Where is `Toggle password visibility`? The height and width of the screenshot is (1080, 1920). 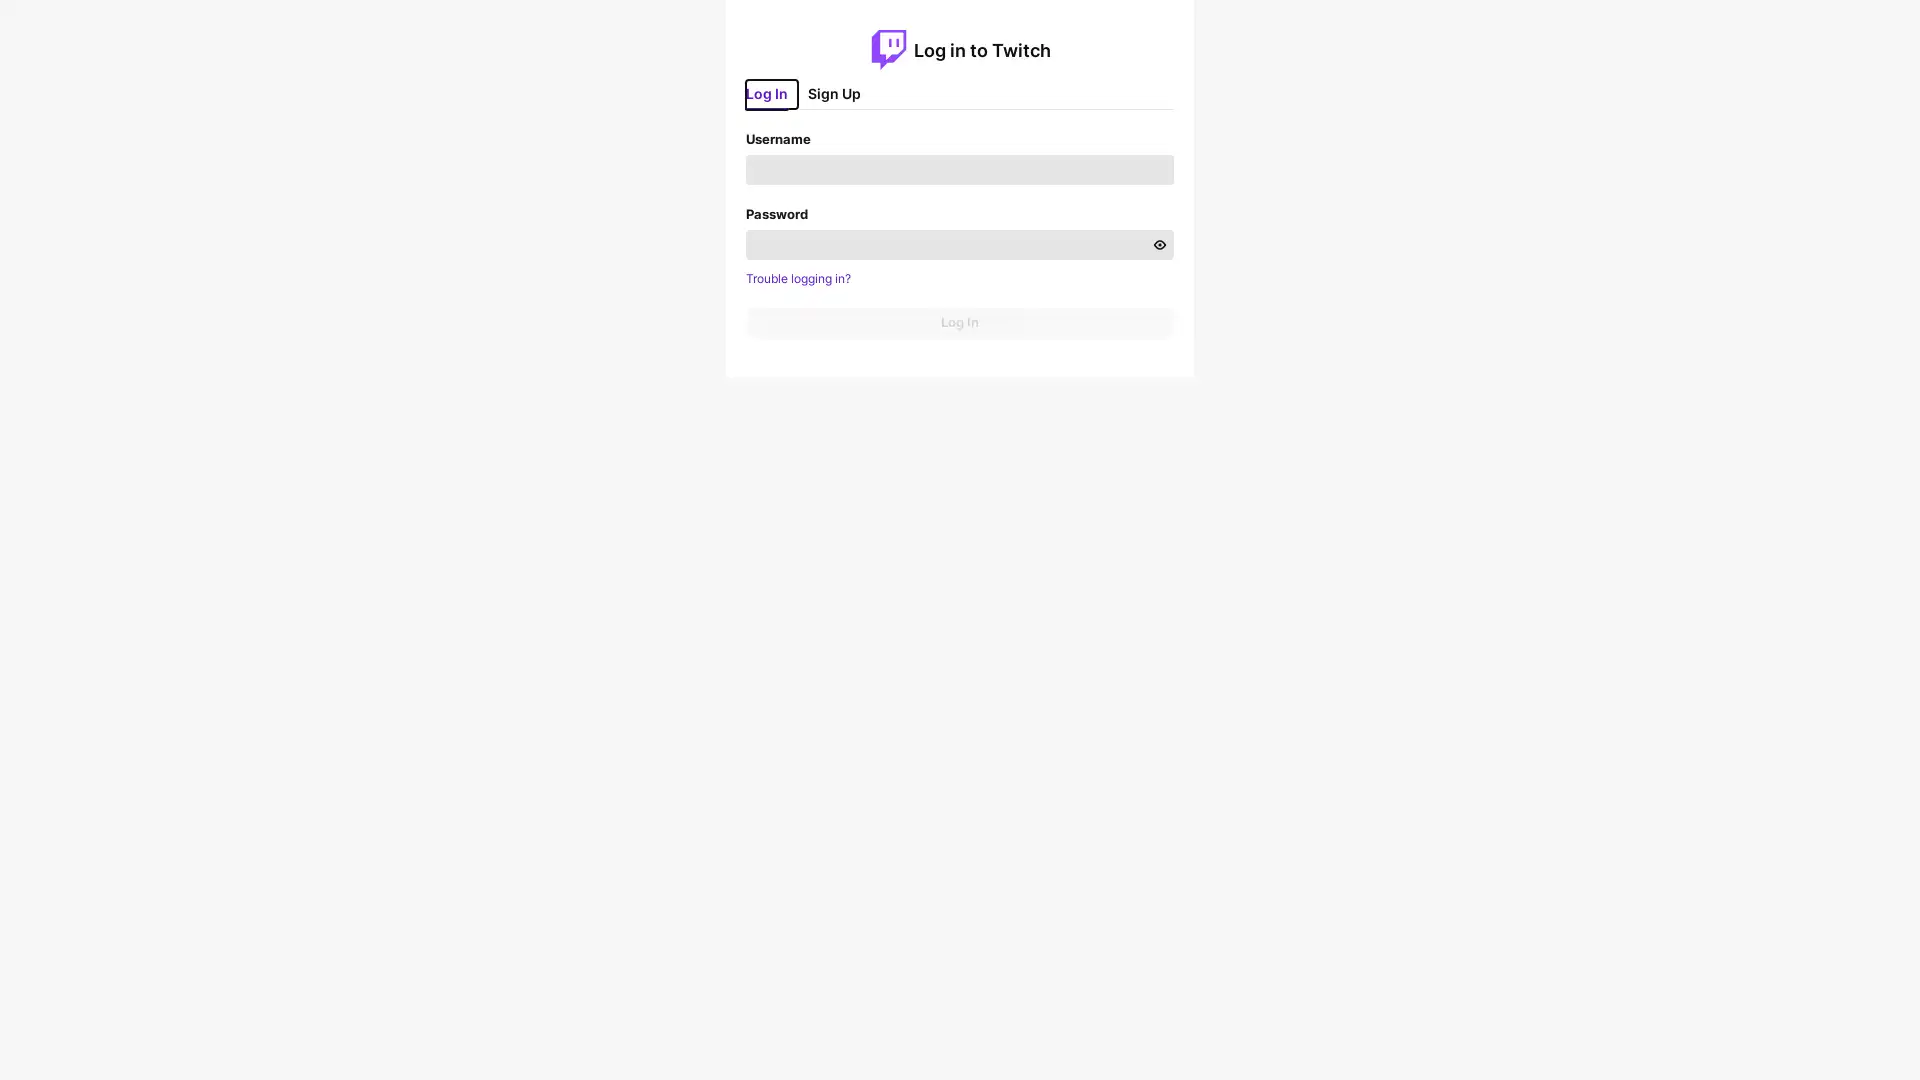 Toggle password visibility is located at coordinates (1158, 242).